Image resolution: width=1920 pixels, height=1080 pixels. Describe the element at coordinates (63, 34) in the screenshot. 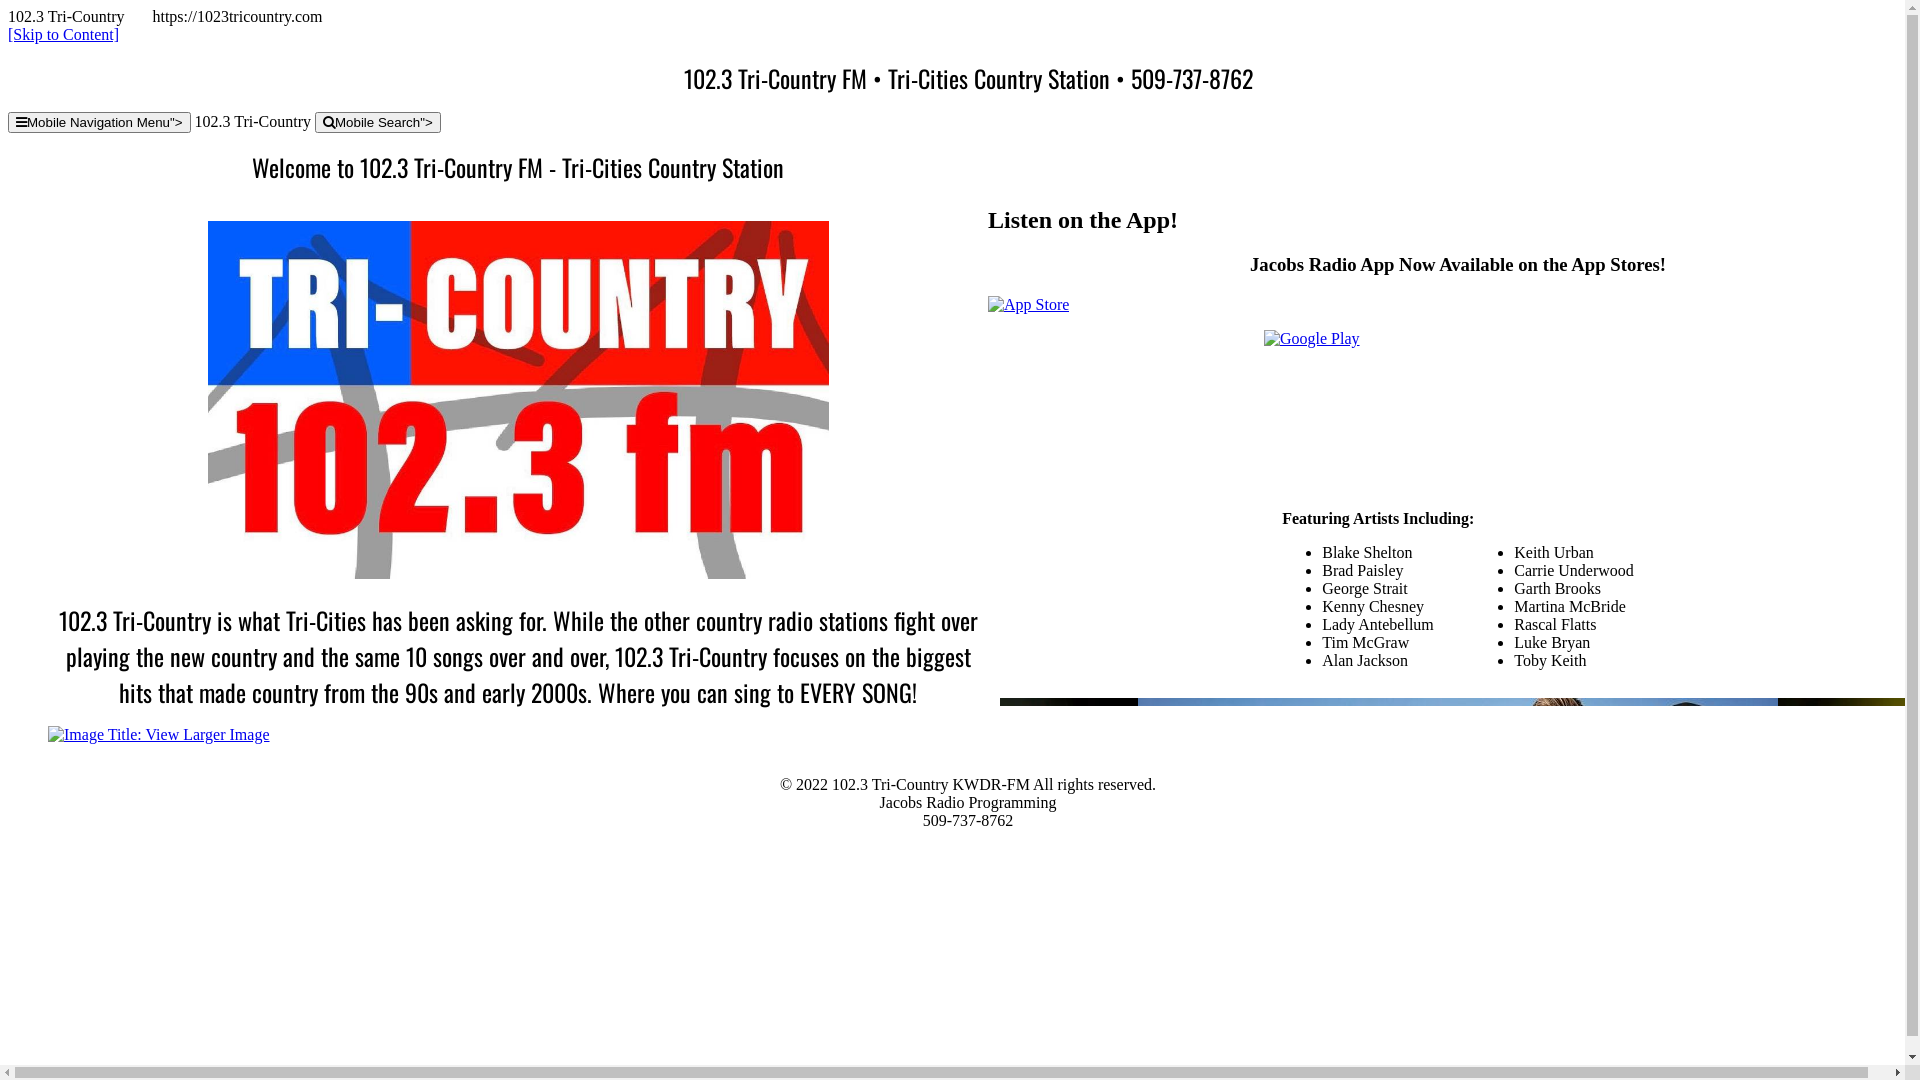

I see `'[Skip to Content]'` at that location.